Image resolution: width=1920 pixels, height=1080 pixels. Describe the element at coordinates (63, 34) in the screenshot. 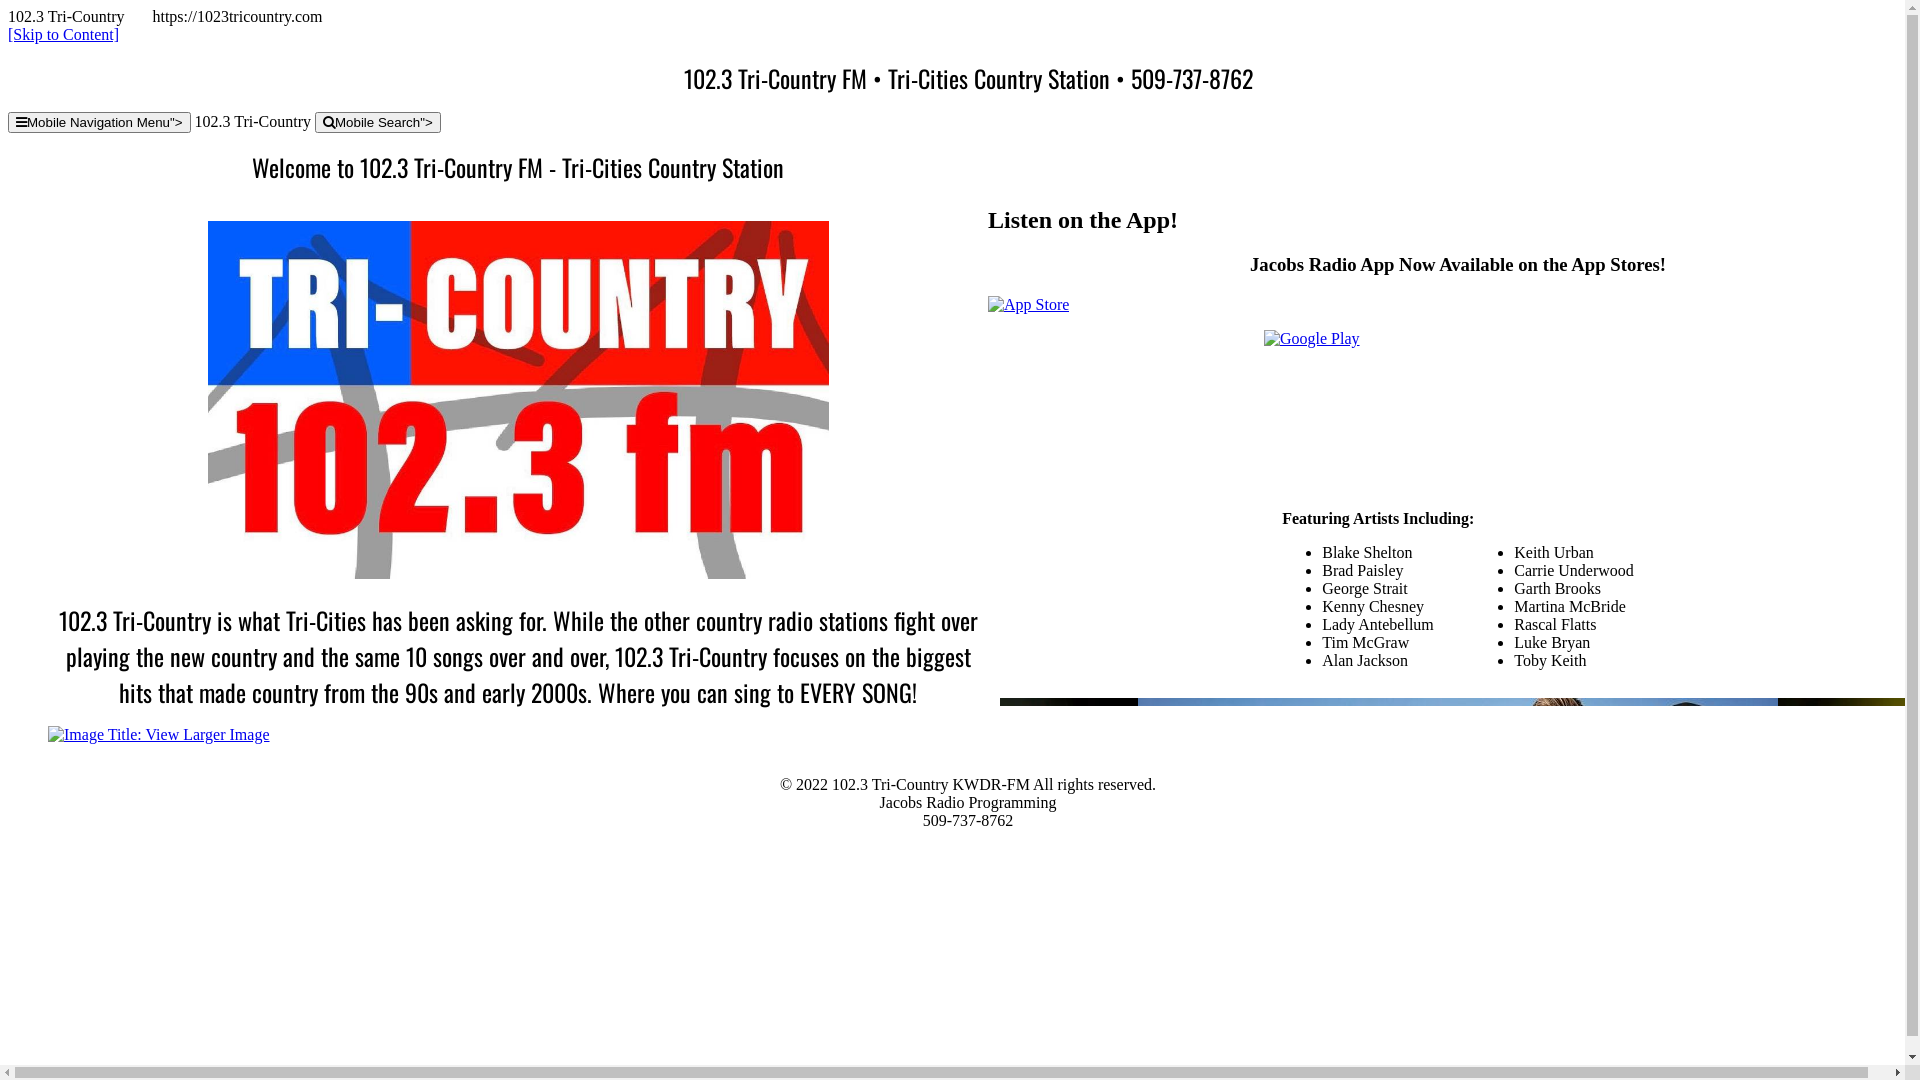

I see `'[Skip to Content]'` at that location.